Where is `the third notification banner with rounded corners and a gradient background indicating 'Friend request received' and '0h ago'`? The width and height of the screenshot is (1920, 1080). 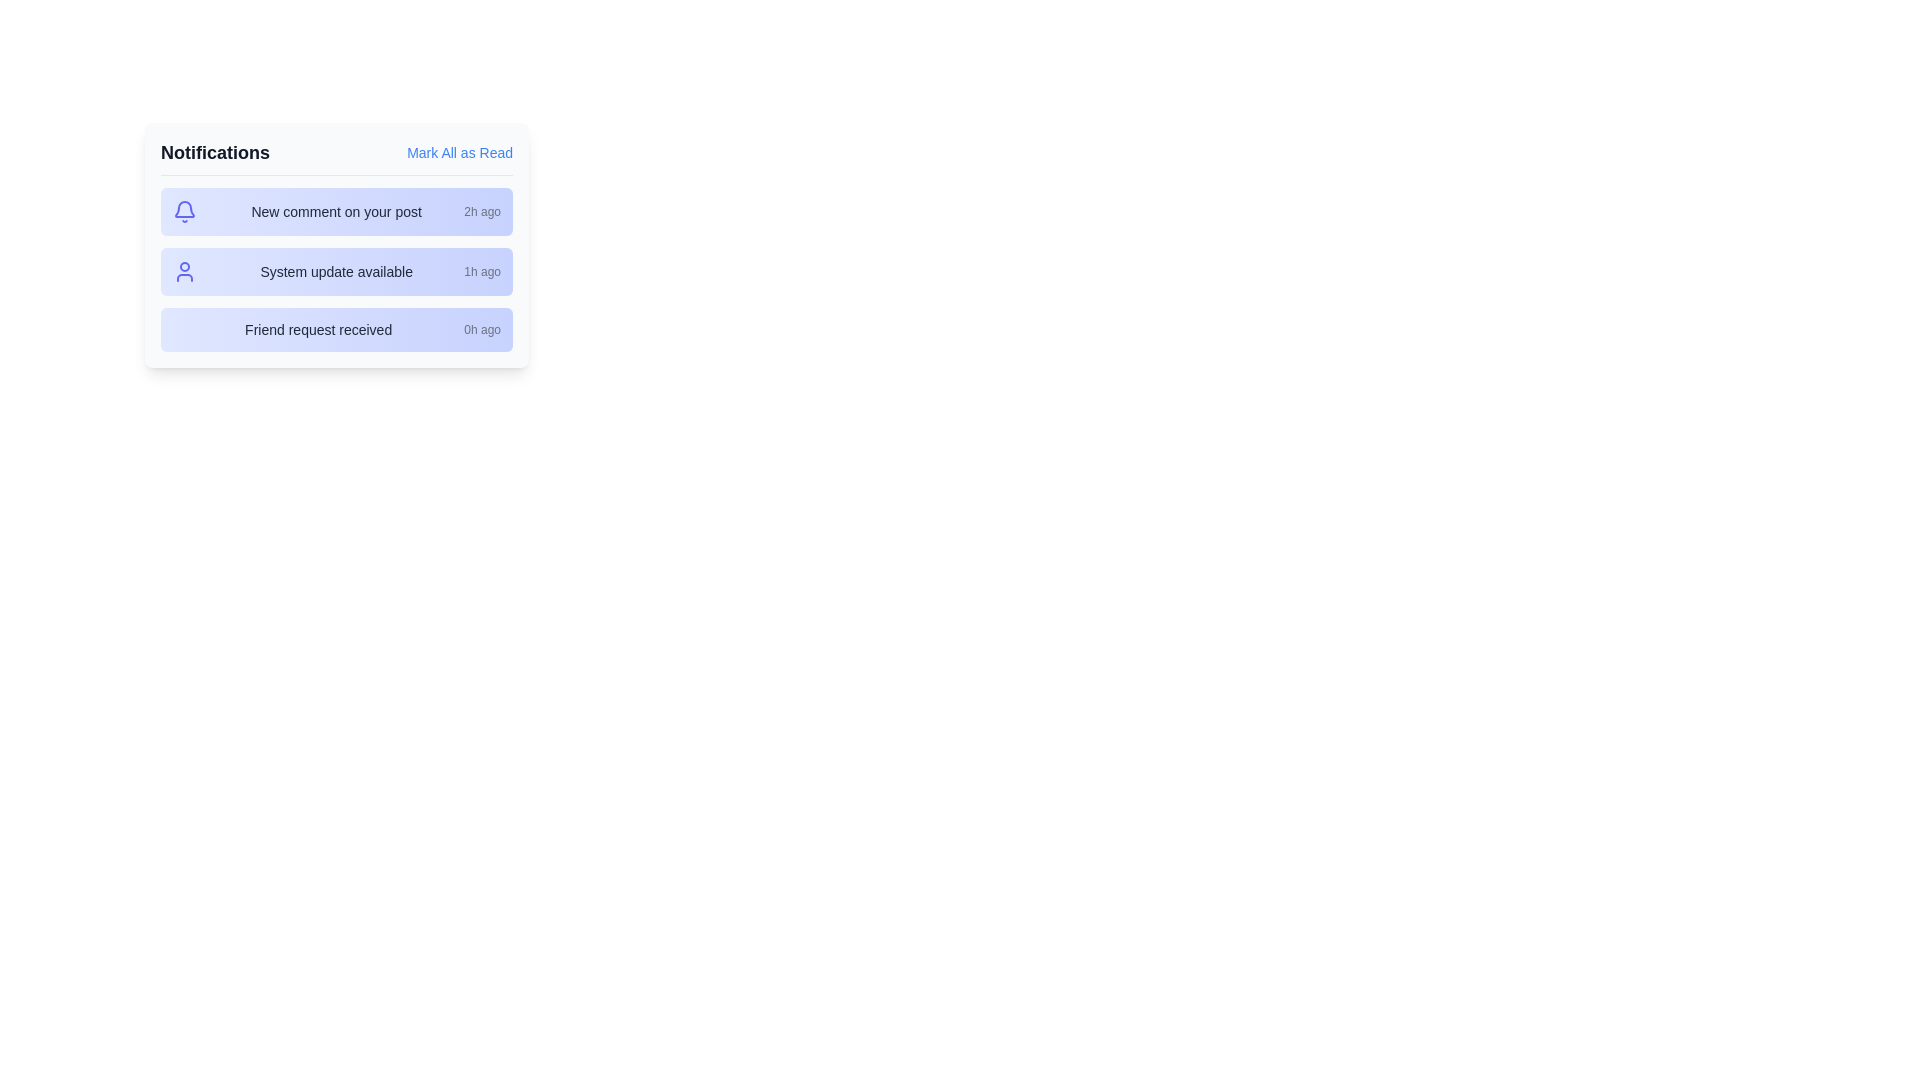 the third notification banner with rounded corners and a gradient background indicating 'Friend request received' and '0h ago' is located at coordinates (336, 329).